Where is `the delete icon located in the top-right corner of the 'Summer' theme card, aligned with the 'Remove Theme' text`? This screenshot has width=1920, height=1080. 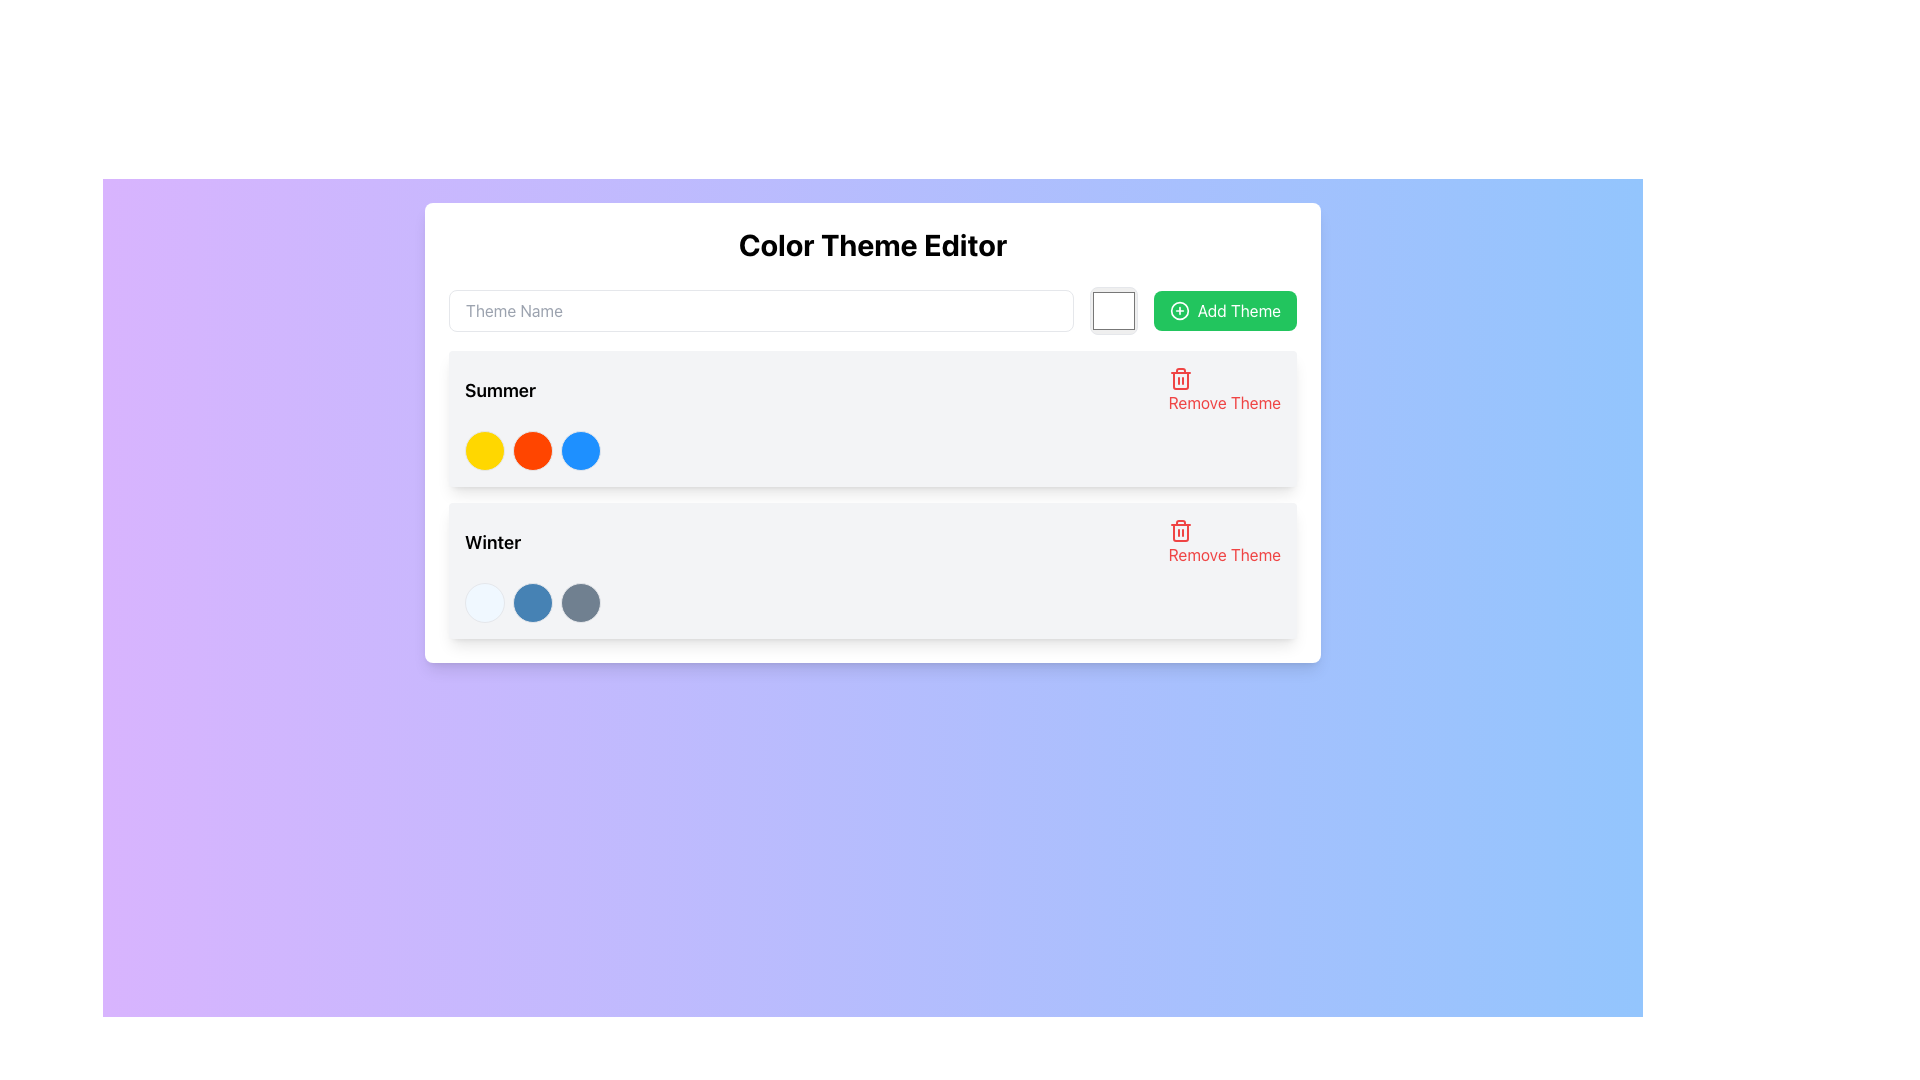 the delete icon located in the top-right corner of the 'Summer' theme card, aligned with the 'Remove Theme' text is located at coordinates (1180, 378).